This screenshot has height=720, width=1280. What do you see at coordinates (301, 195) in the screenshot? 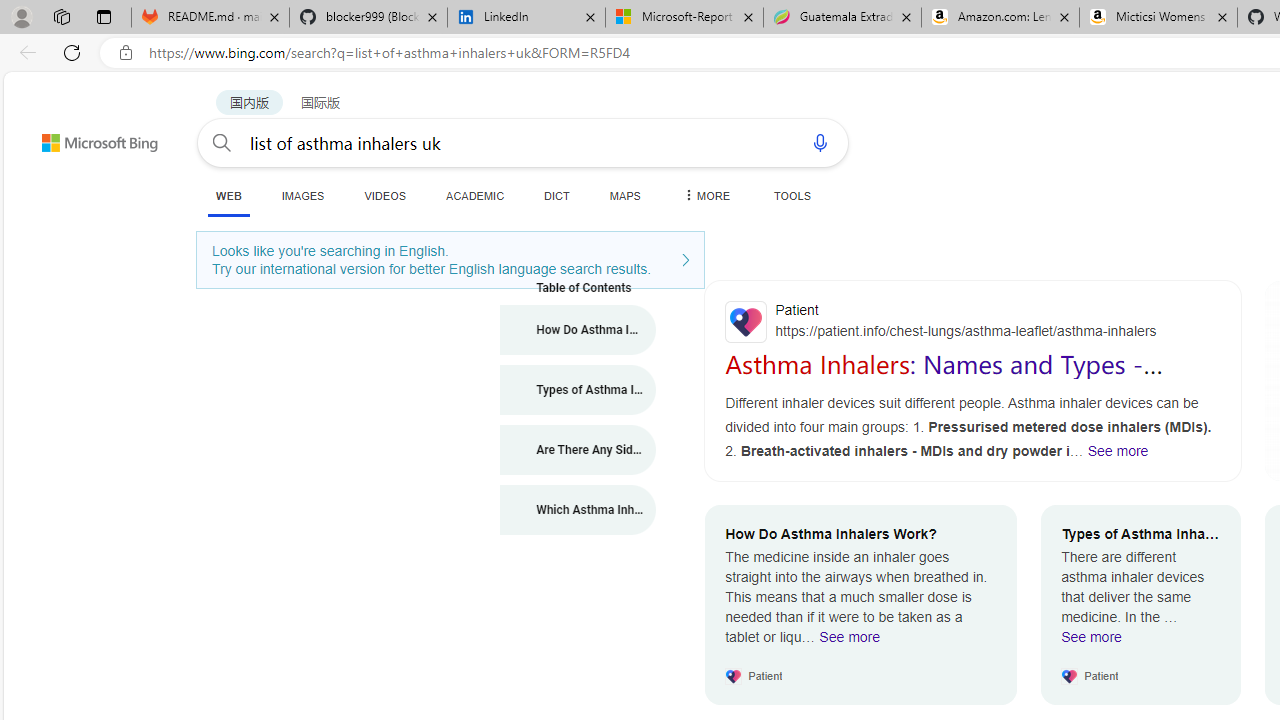
I see `'IMAGES'` at bounding box center [301, 195].